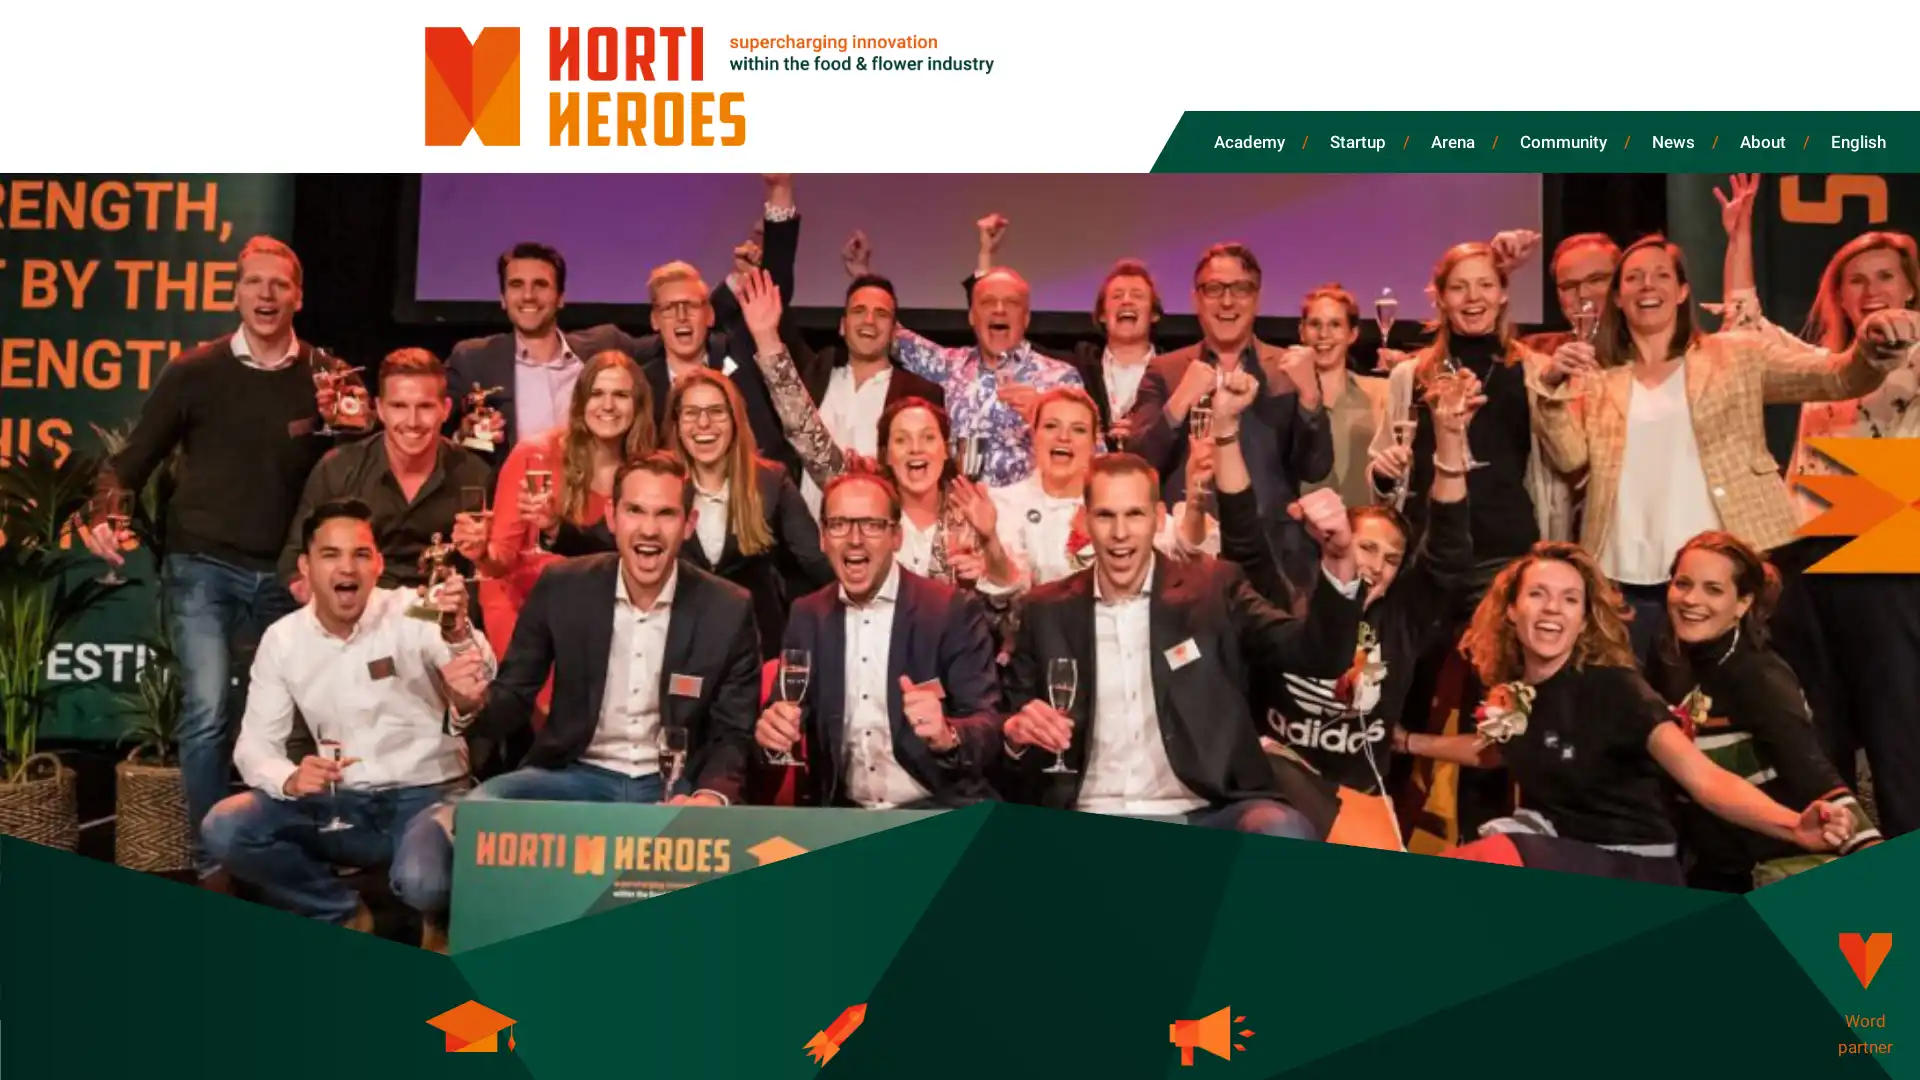 This screenshot has width=1920, height=1080. Describe the element at coordinates (235, 1027) in the screenshot. I see `Ja, dat ben ik of die ken ik!` at that location.